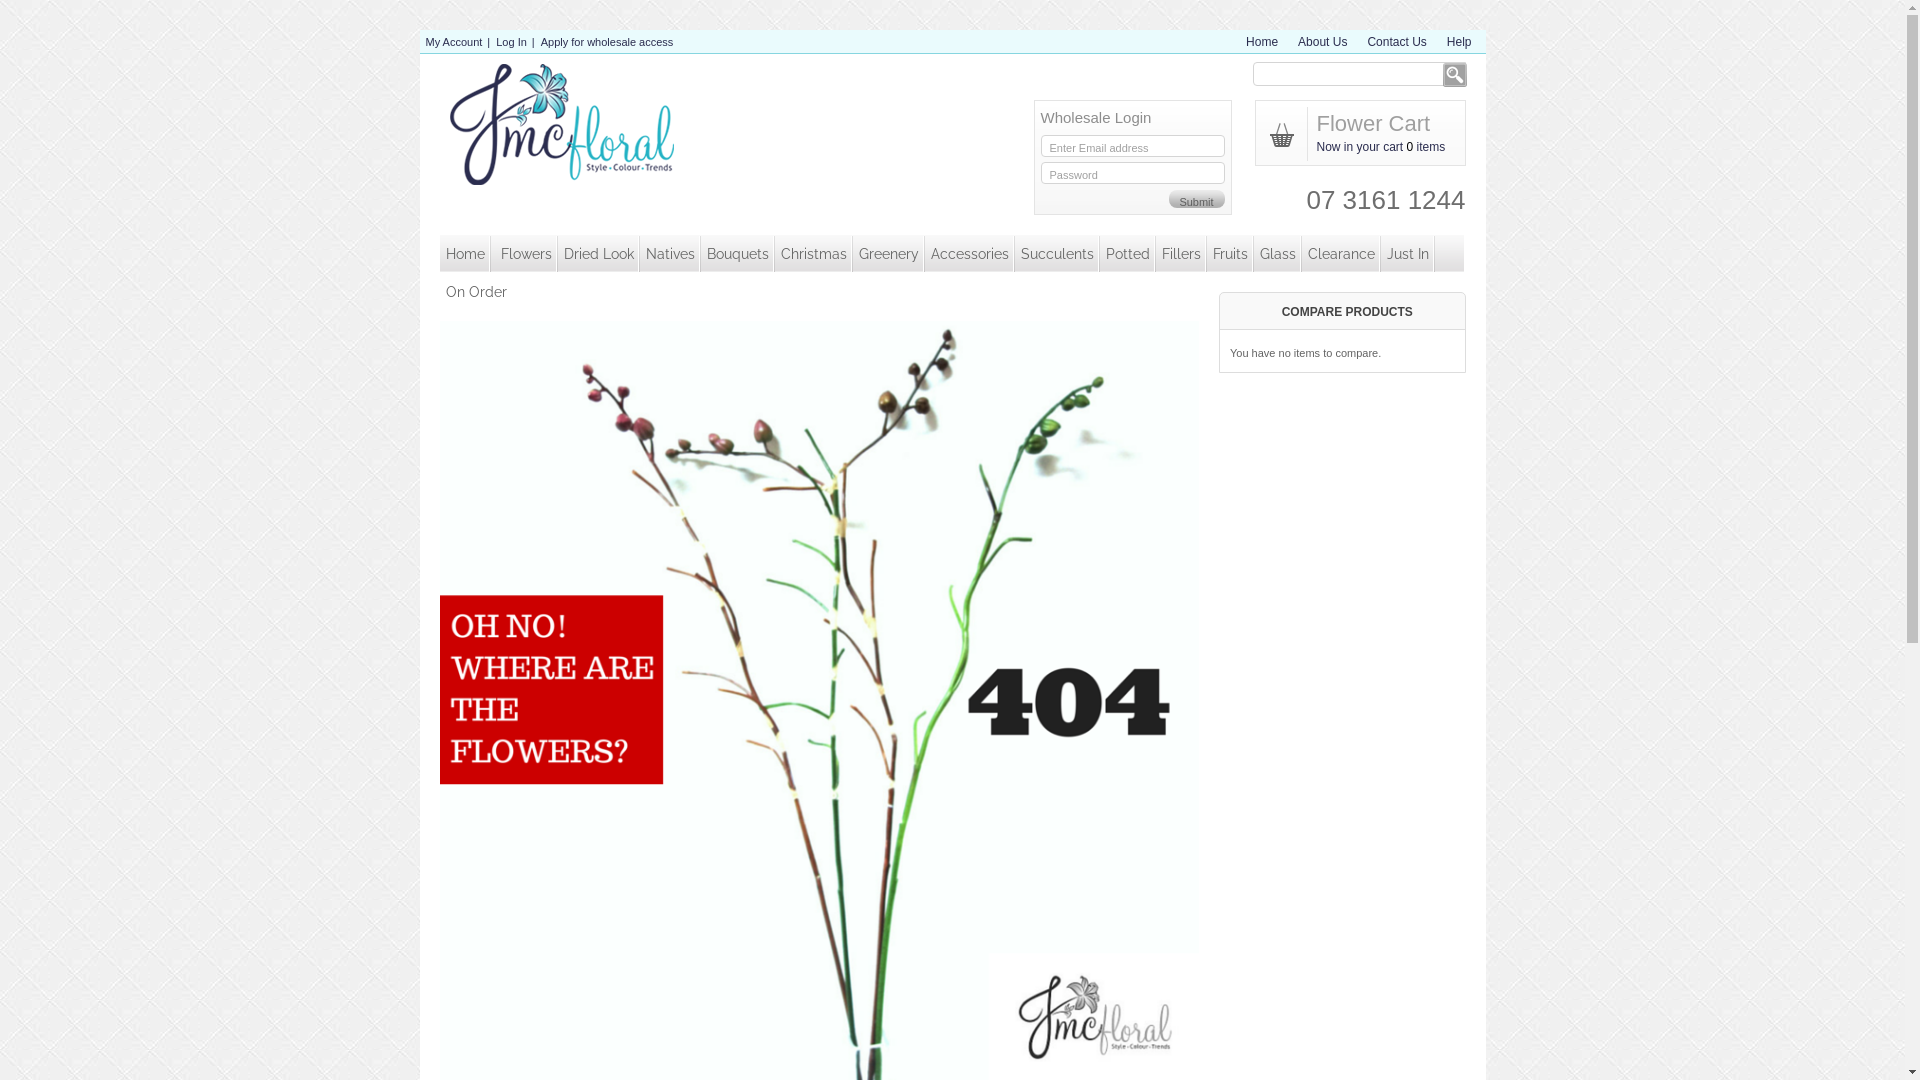  Describe the element at coordinates (1181, 253) in the screenshot. I see `'Fillers'` at that location.